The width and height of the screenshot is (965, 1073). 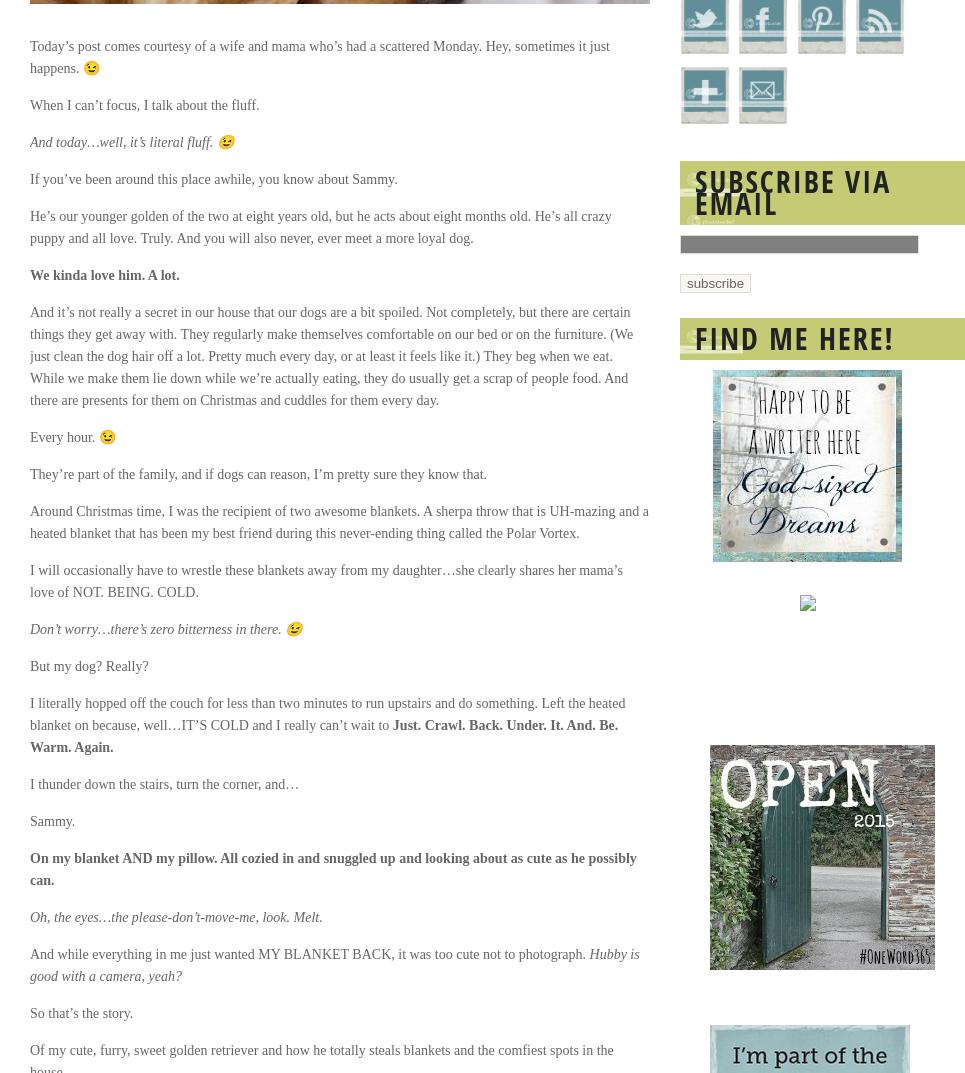 What do you see at coordinates (324, 581) in the screenshot?
I see `'I will occasionally have to wrestle these blankets away from my daughter…she clearly shares her mama’s love of NOT. BEING. COLD.'` at bounding box center [324, 581].